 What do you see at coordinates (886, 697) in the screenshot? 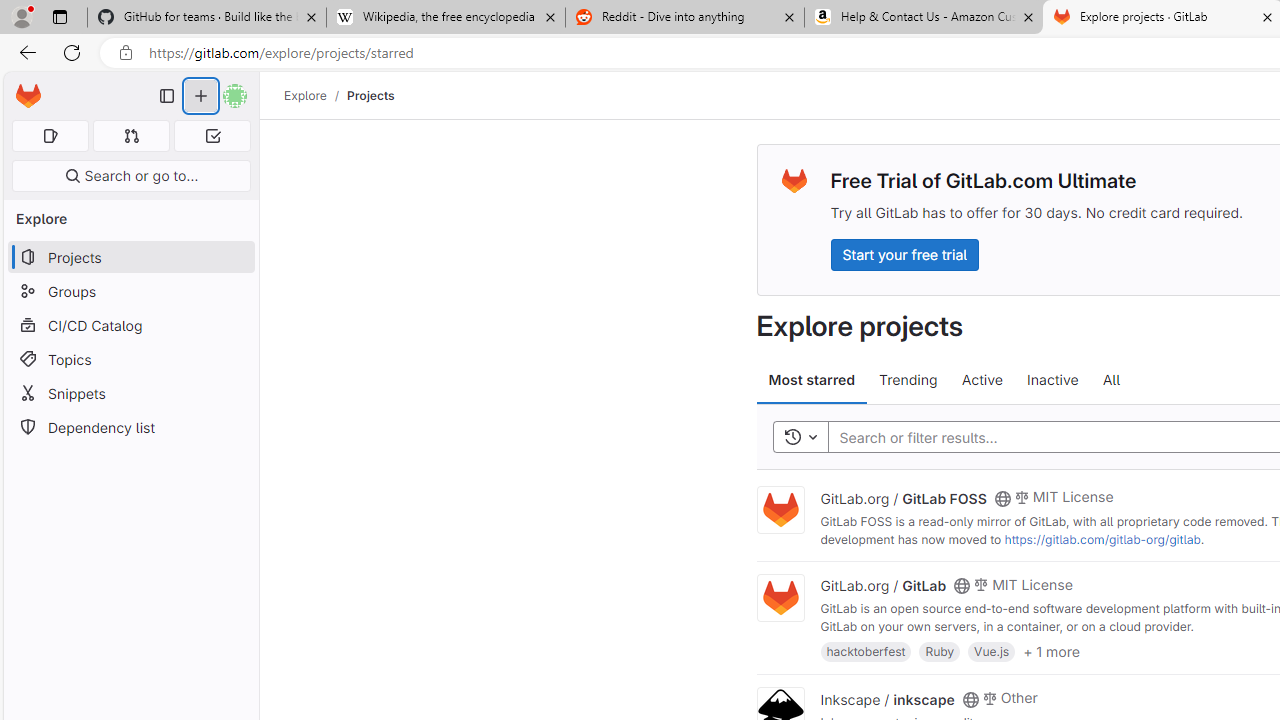
I see `'Inkscape / inkscape'` at bounding box center [886, 697].